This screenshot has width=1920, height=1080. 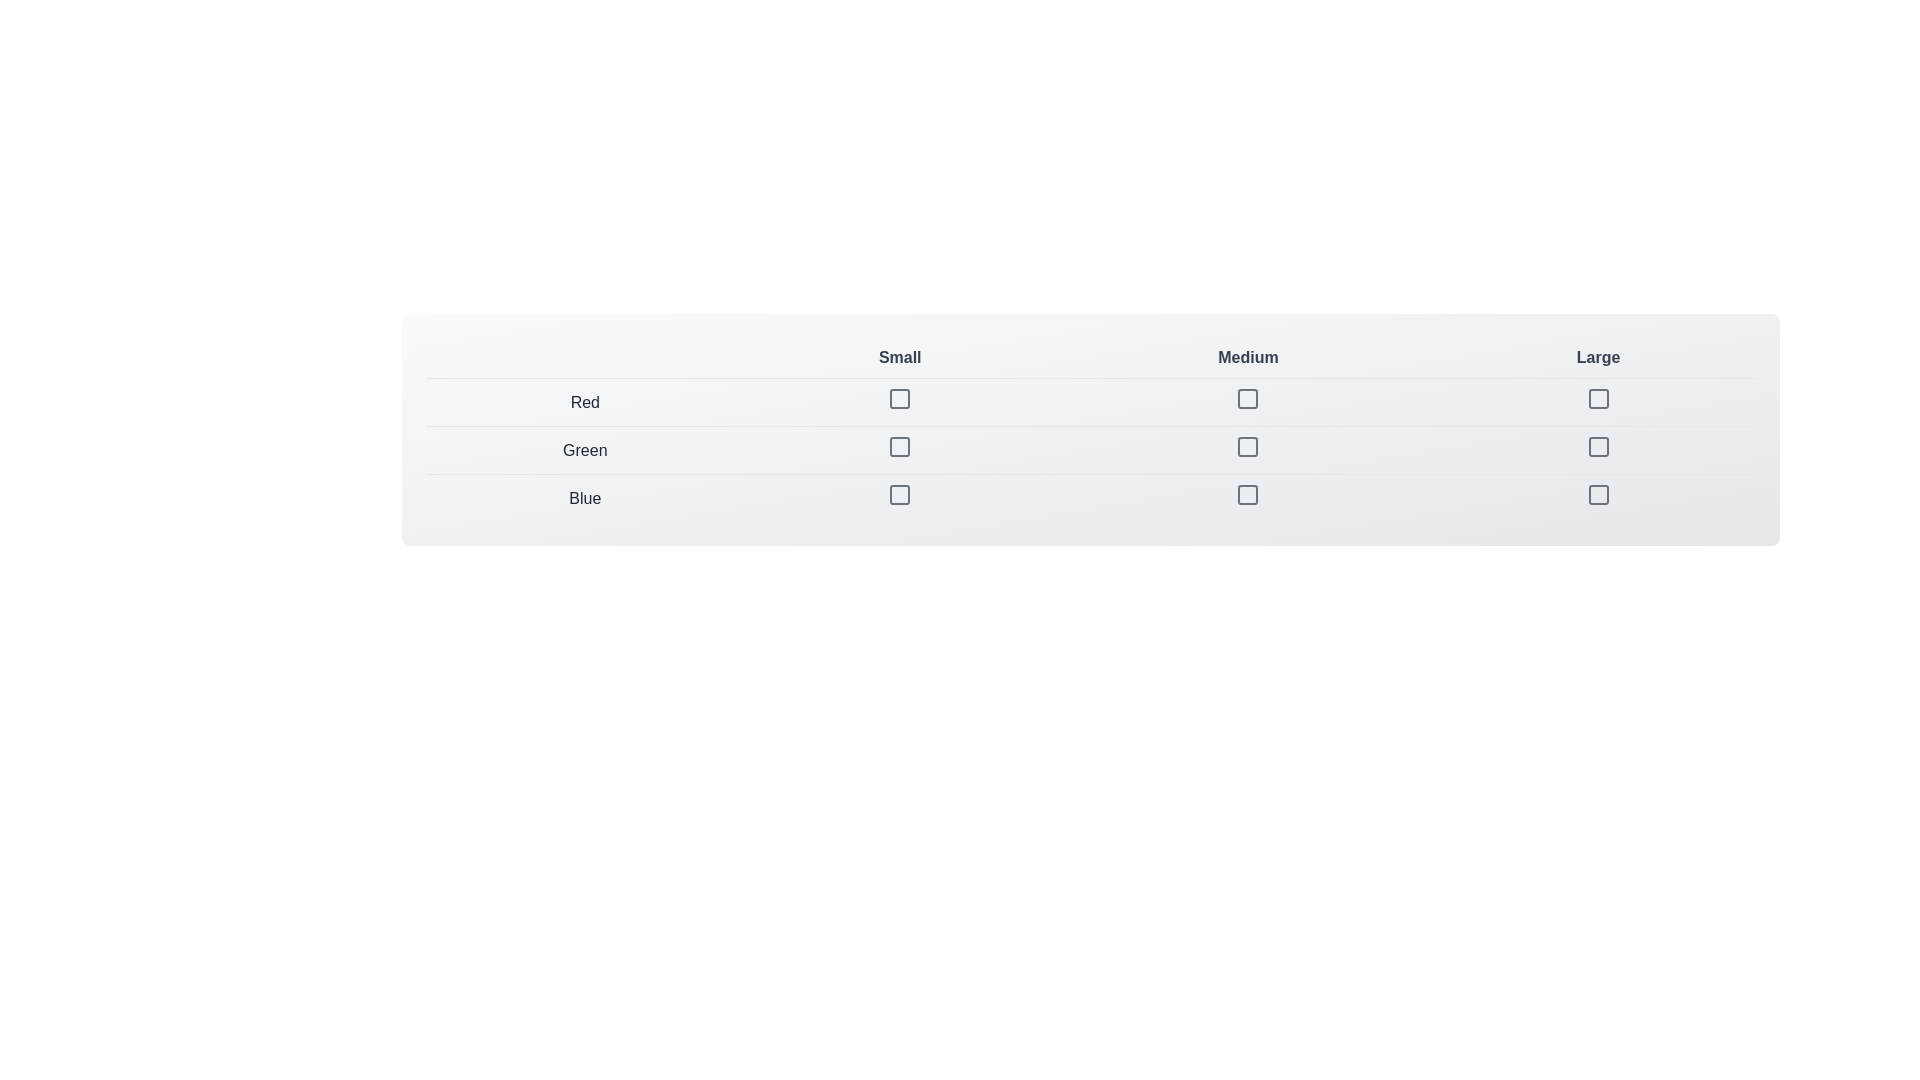 What do you see at coordinates (899, 494) in the screenshot?
I see `the empty checkbox in the third row associated with 'Blue' and the second column labeled 'Small'` at bounding box center [899, 494].